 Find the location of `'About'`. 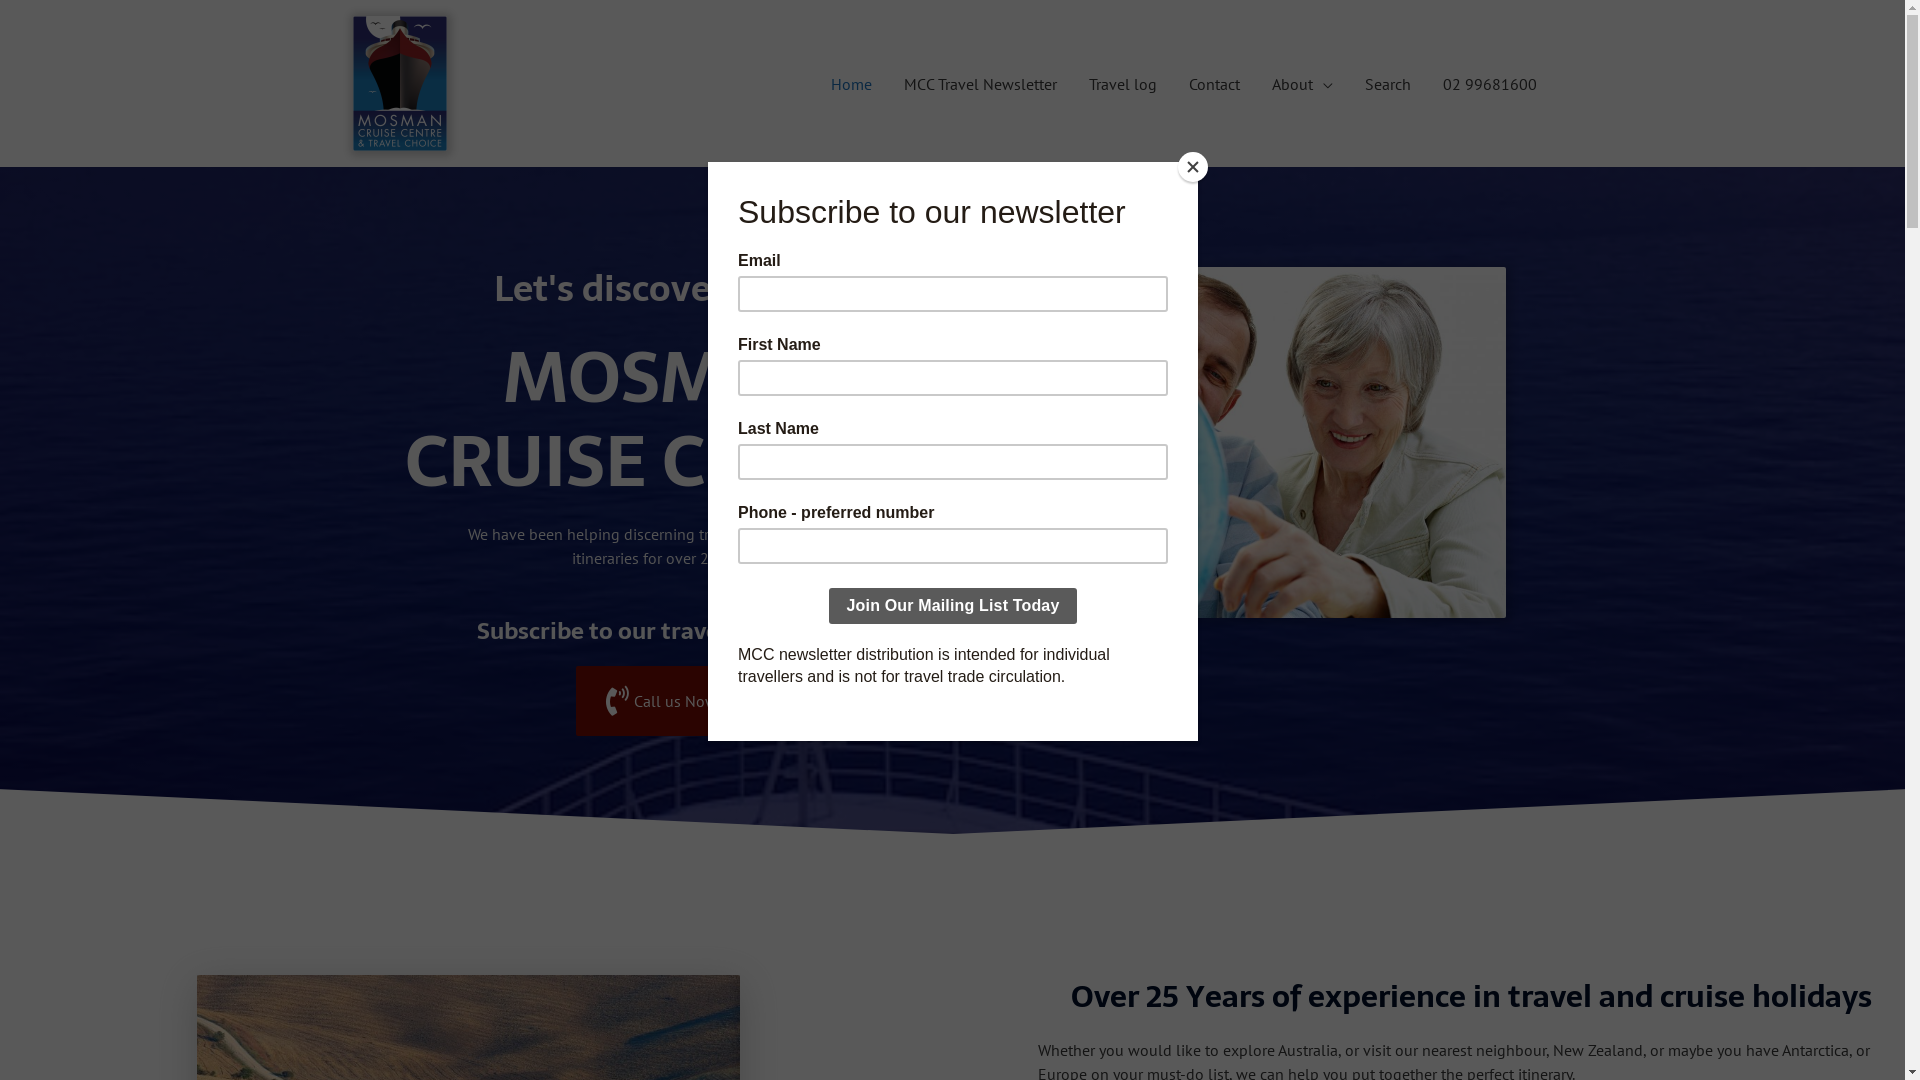

'About' is located at coordinates (1302, 82).